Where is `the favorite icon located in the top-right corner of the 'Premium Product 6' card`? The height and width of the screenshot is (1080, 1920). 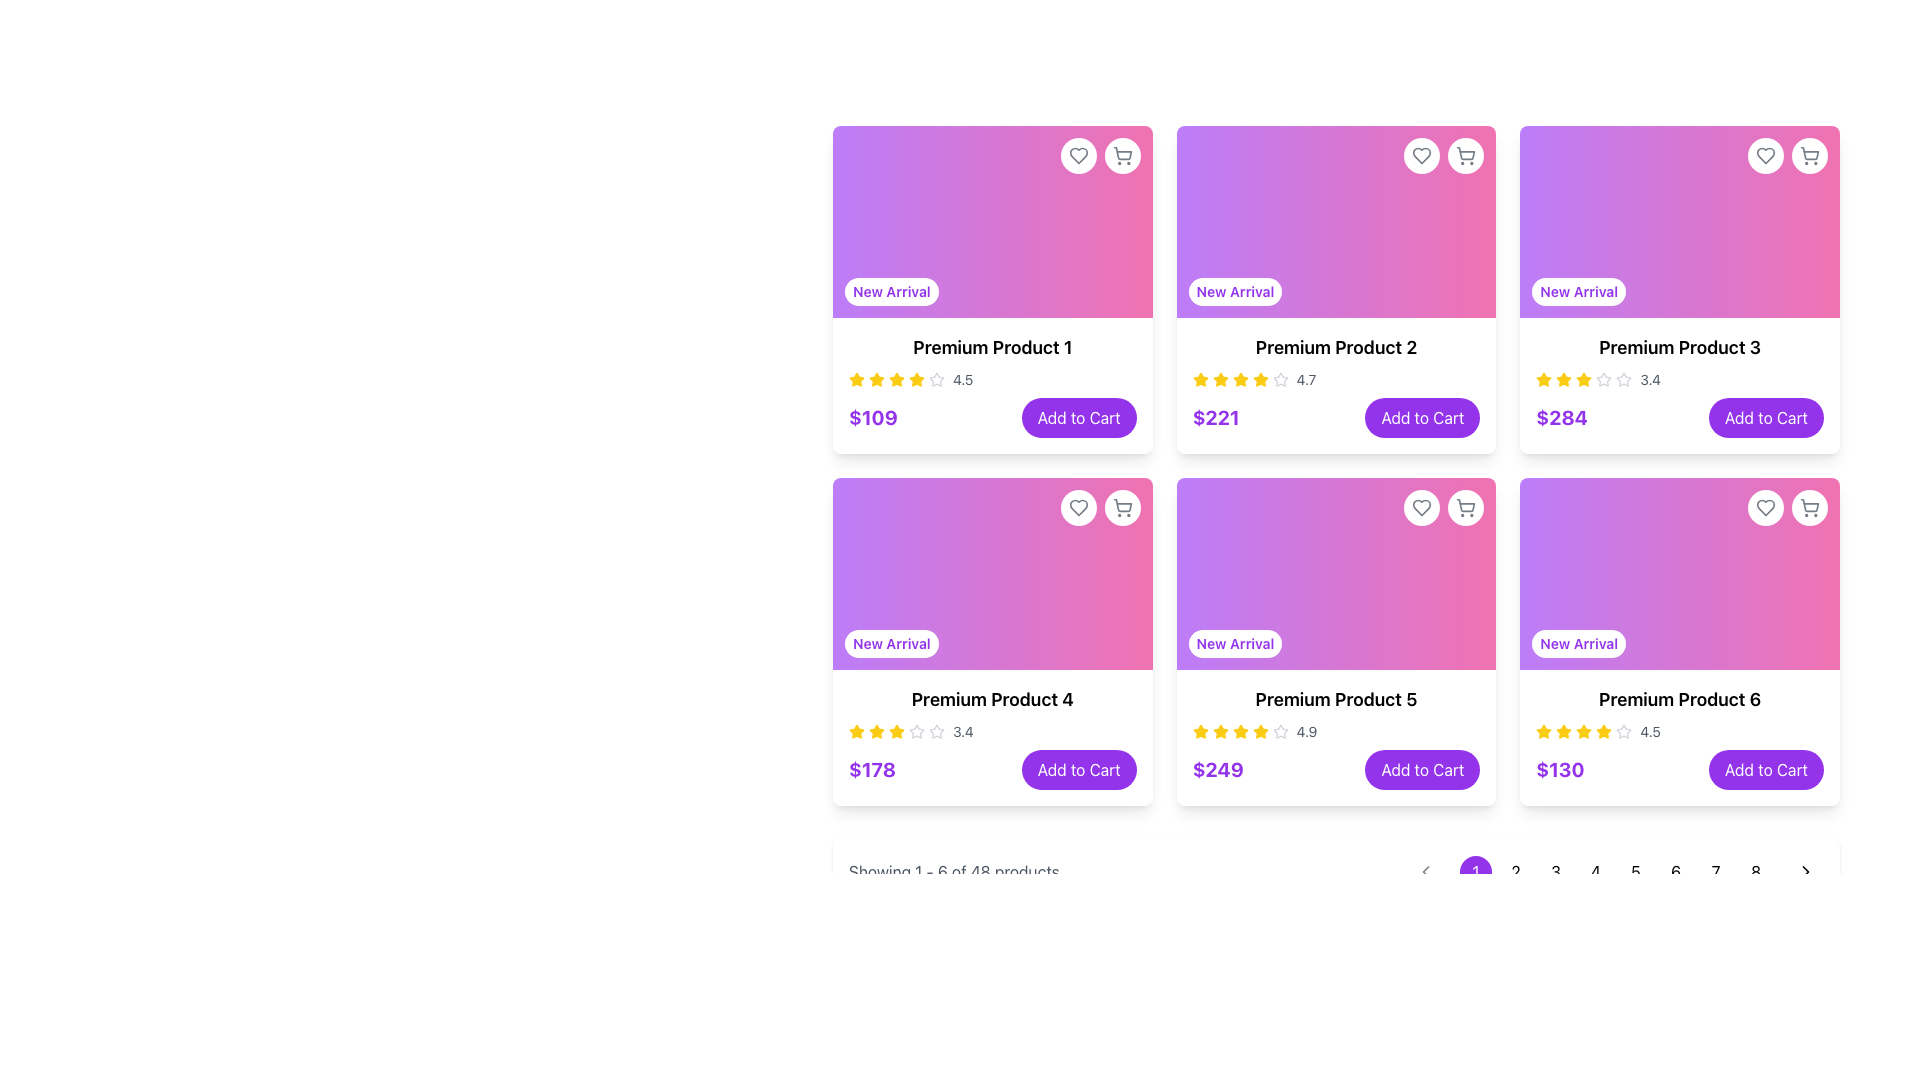
the favorite icon located in the top-right corner of the 'Premium Product 6' card is located at coordinates (1766, 507).